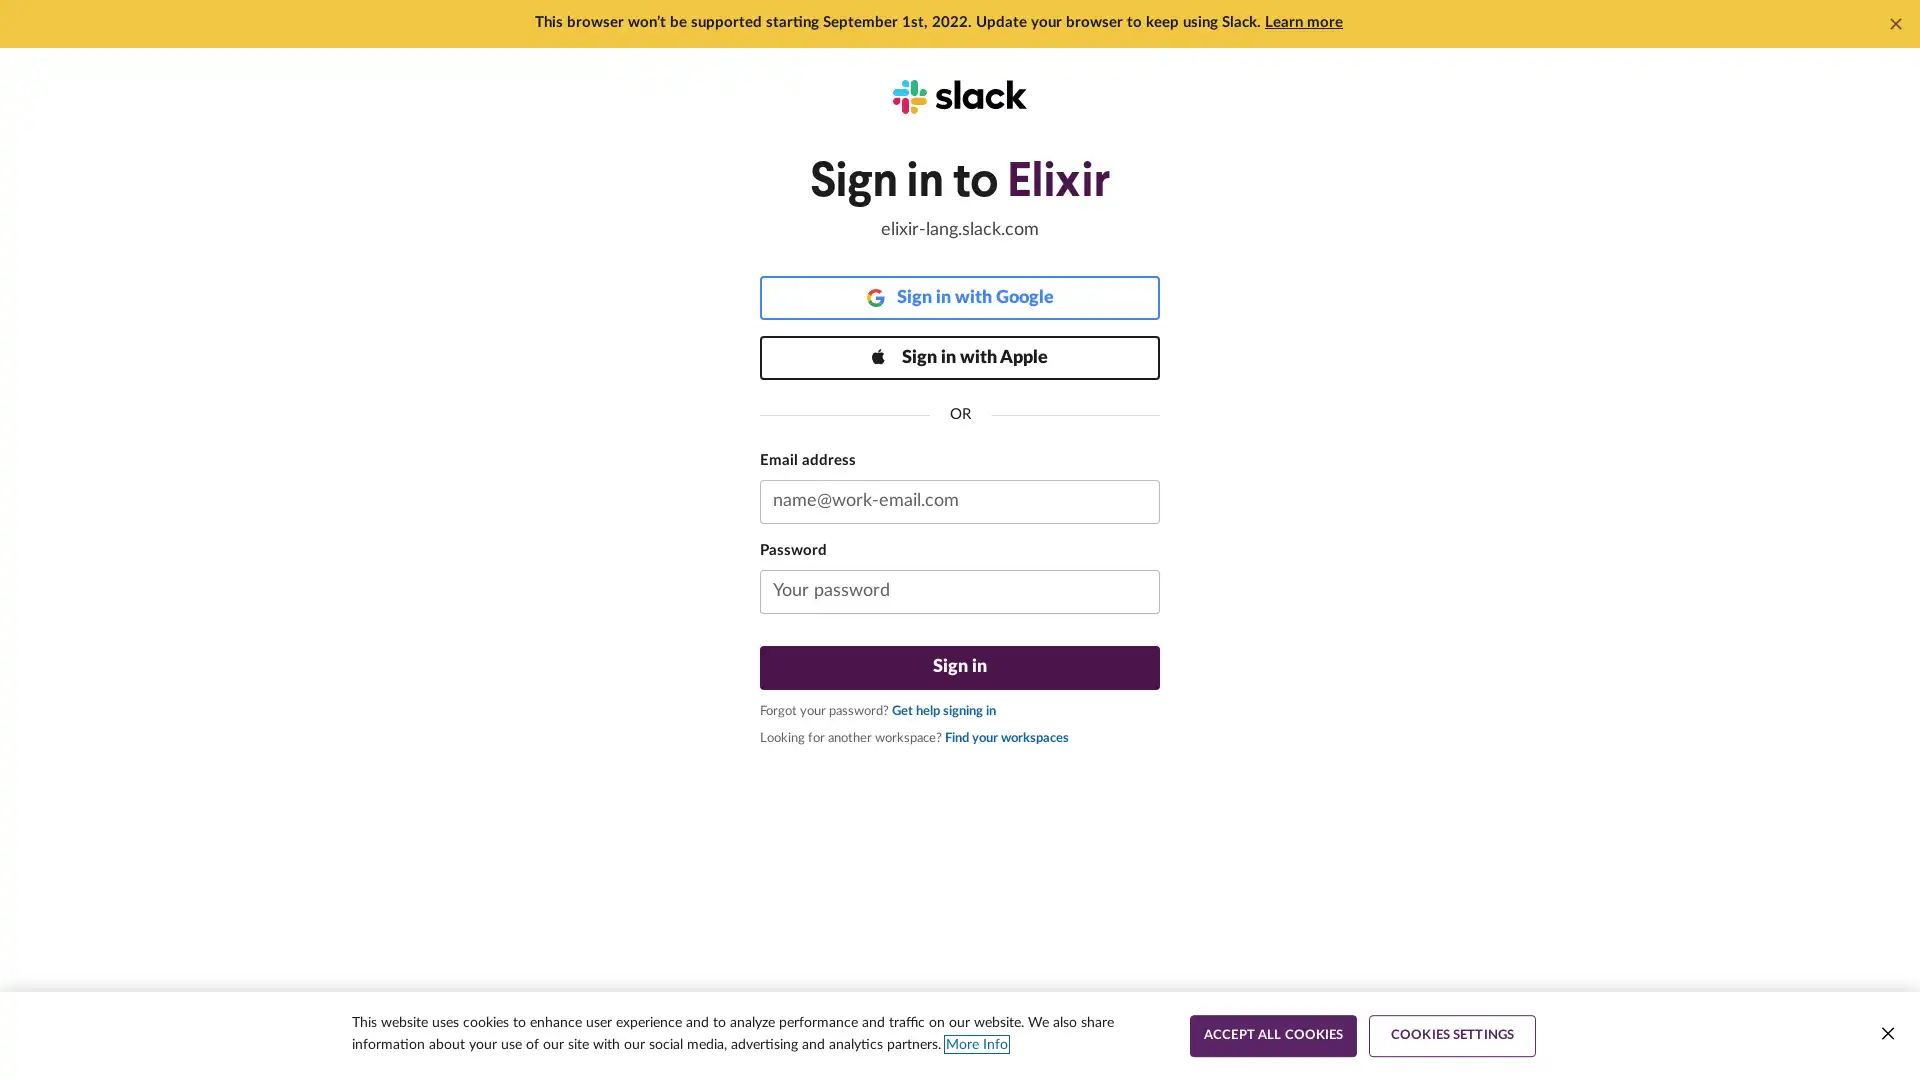 This screenshot has width=1920, height=1080. I want to click on ACCEPT ALL COOKIES, so click(1272, 1035).